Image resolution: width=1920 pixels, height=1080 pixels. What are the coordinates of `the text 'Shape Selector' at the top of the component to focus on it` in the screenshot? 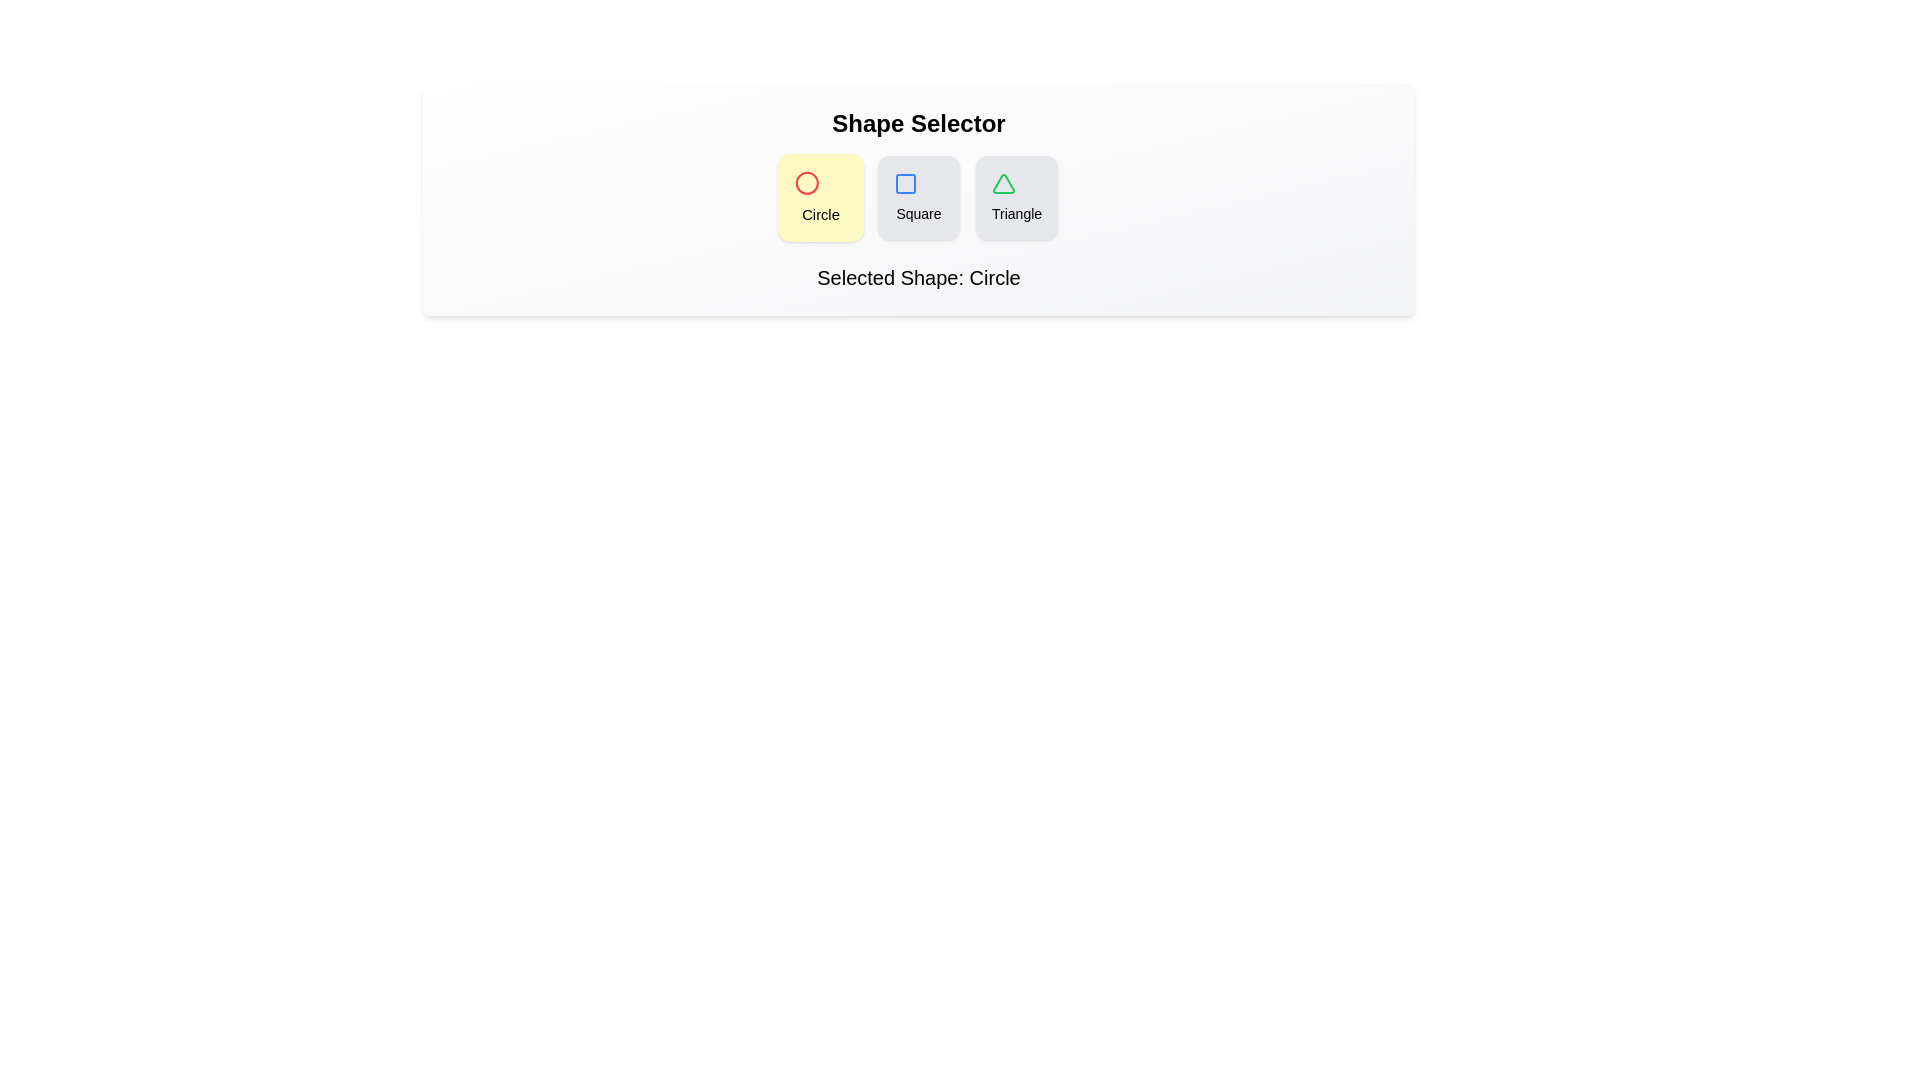 It's located at (917, 123).